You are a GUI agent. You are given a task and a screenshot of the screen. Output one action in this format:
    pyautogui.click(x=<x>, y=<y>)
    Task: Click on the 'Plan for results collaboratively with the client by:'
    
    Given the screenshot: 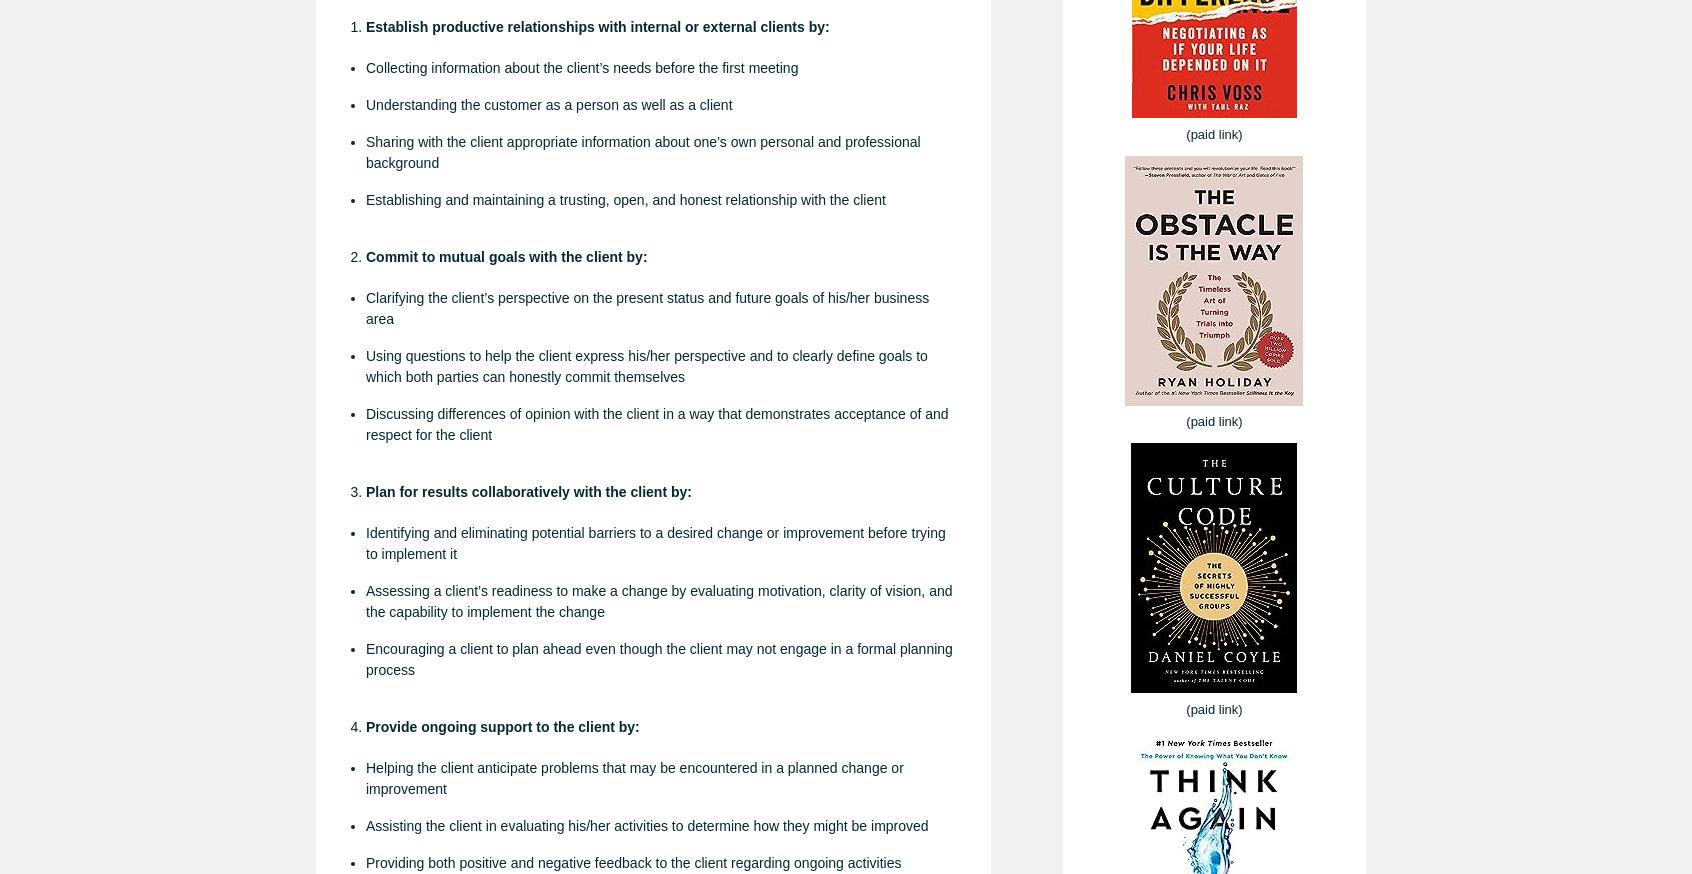 What is the action you would take?
    pyautogui.click(x=528, y=490)
    